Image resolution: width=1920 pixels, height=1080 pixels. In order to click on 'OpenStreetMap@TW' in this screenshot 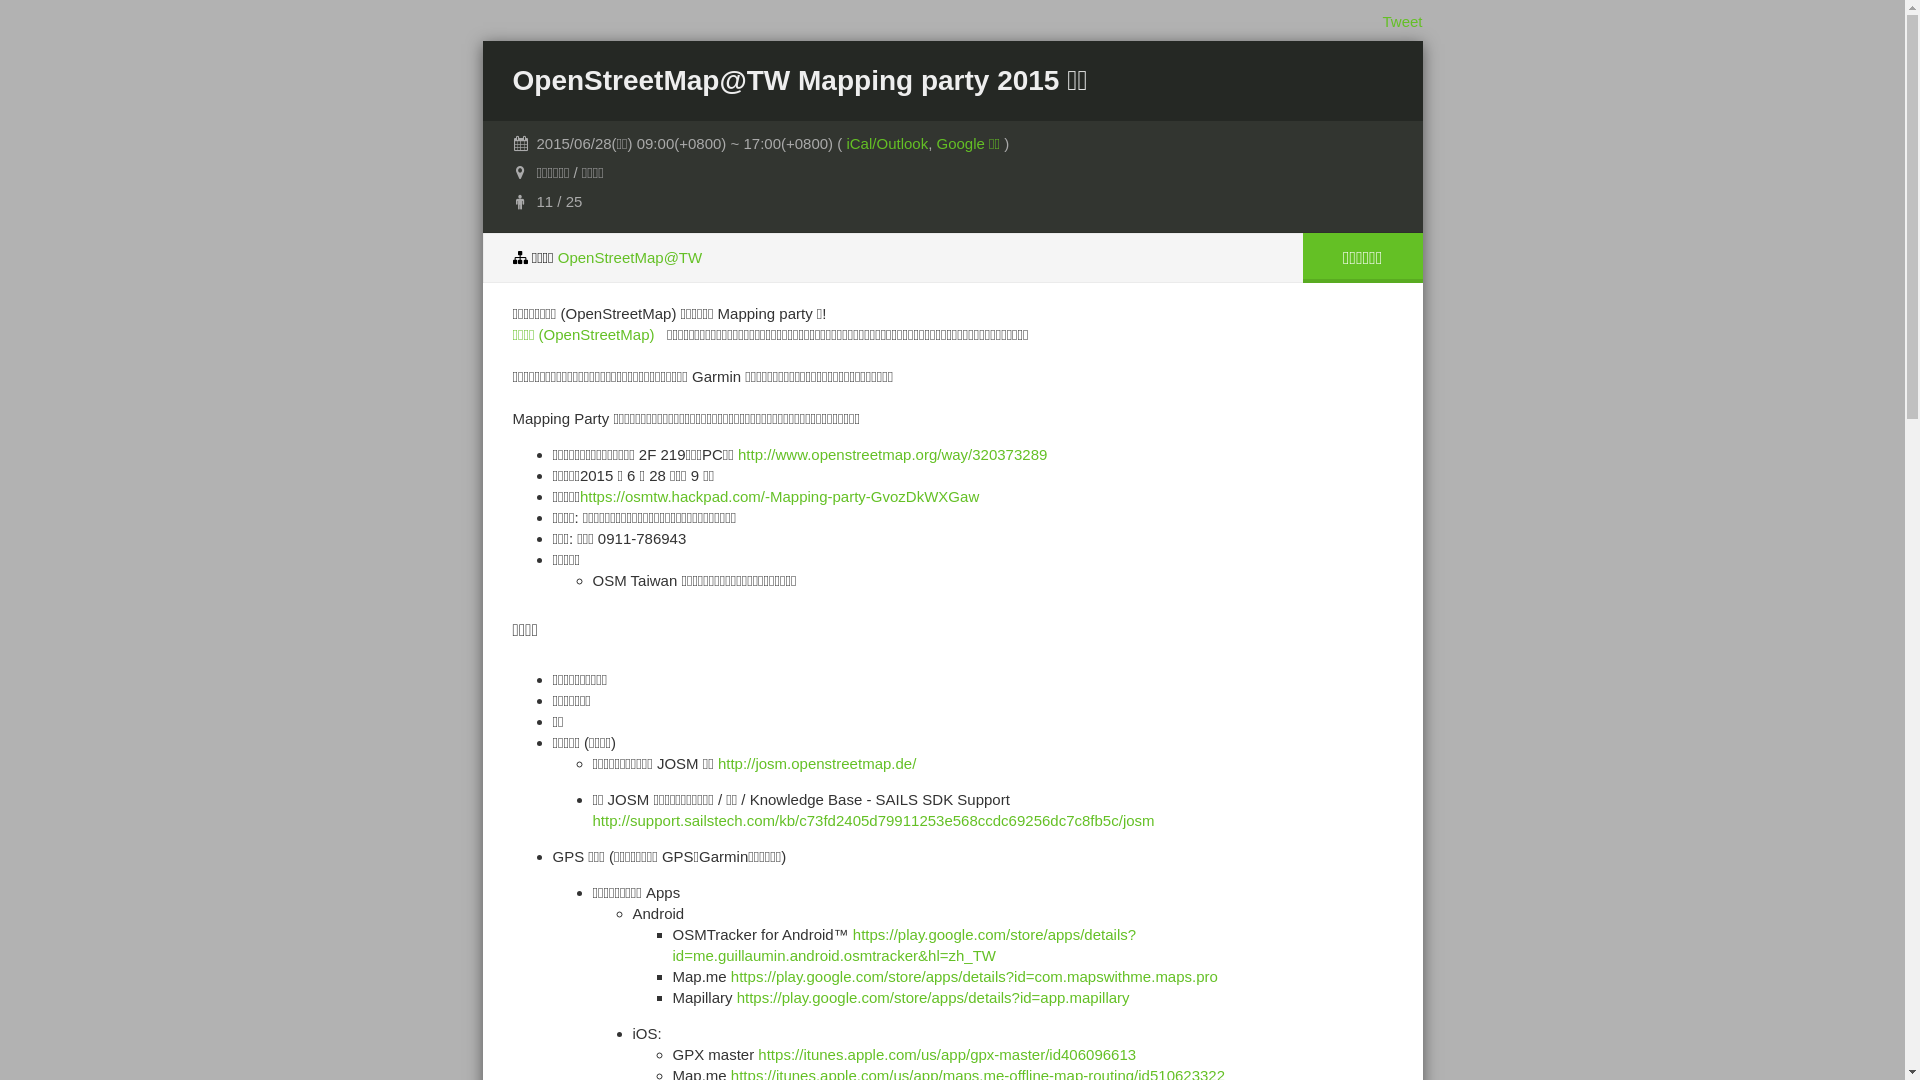, I will do `click(628, 256)`.